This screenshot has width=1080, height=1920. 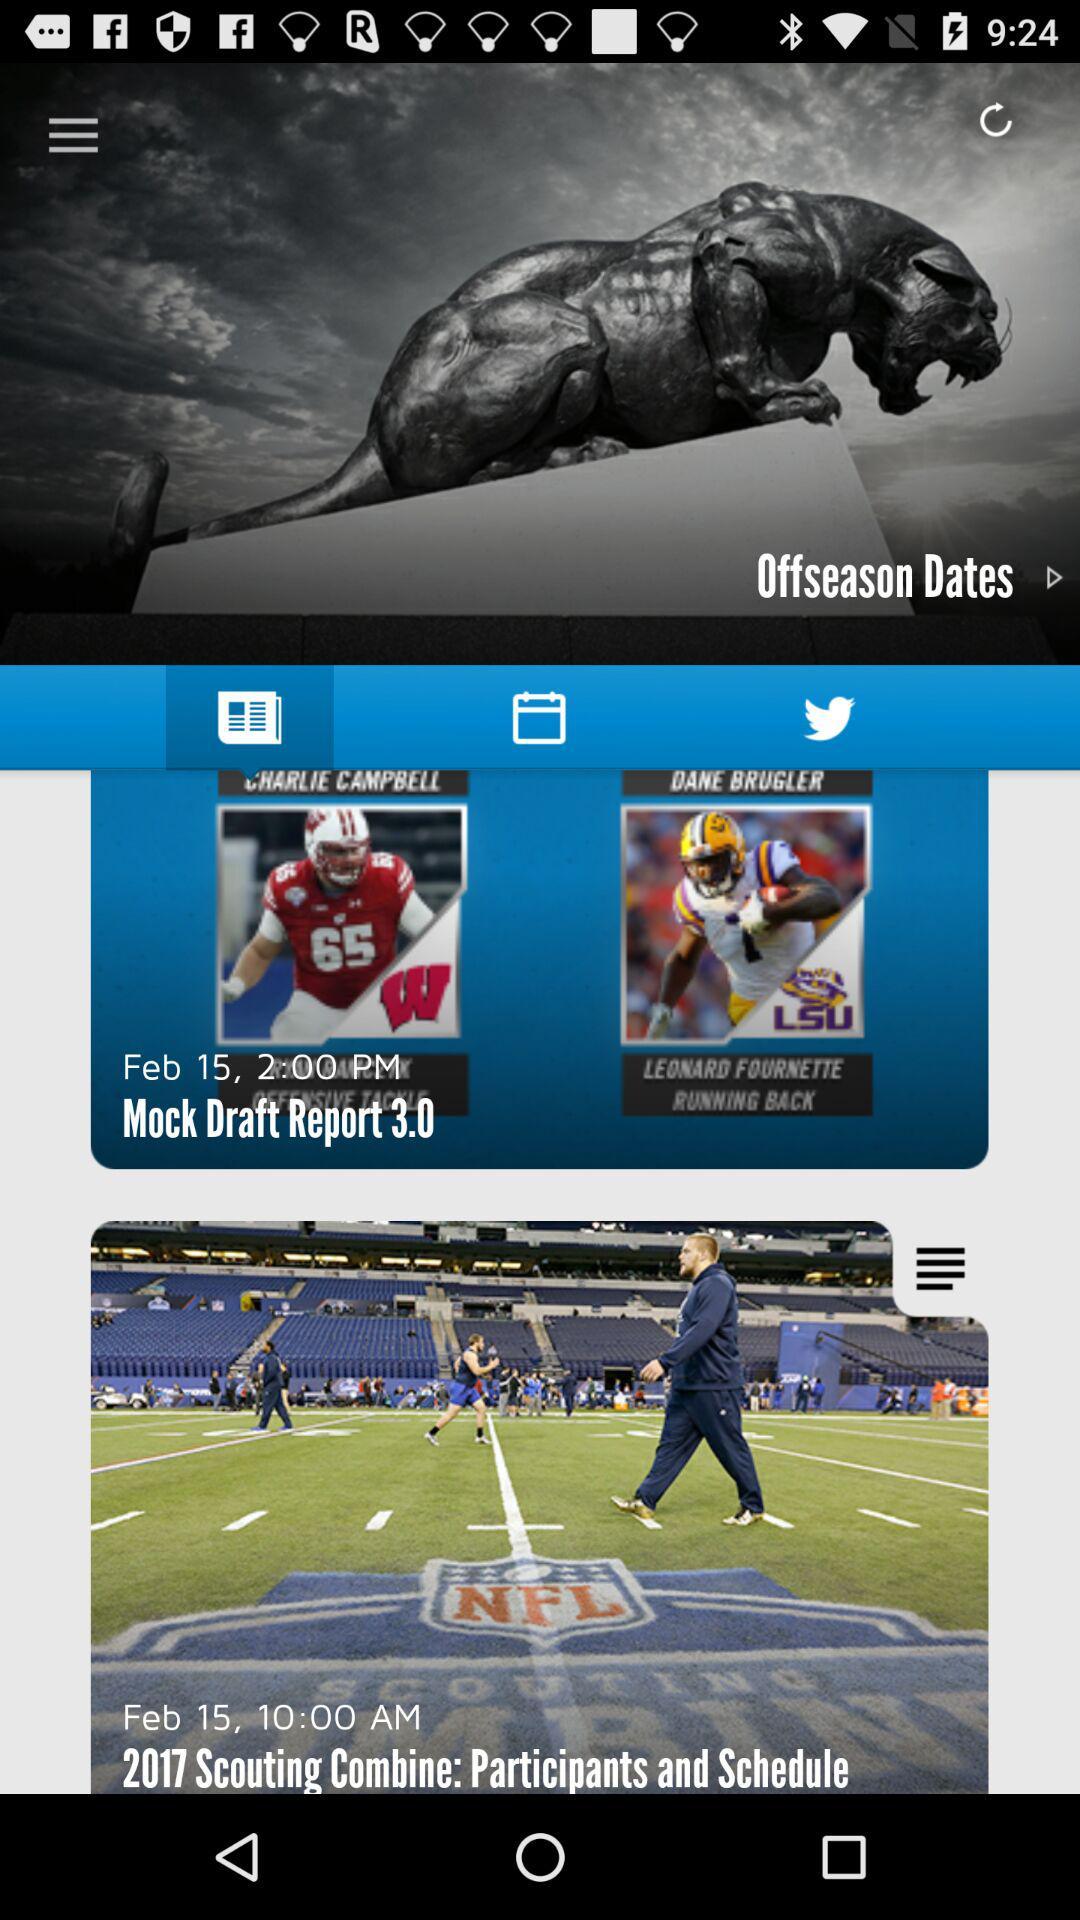 What do you see at coordinates (995, 119) in the screenshot?
I see `refresh icon` at bounding box center [995, 119].